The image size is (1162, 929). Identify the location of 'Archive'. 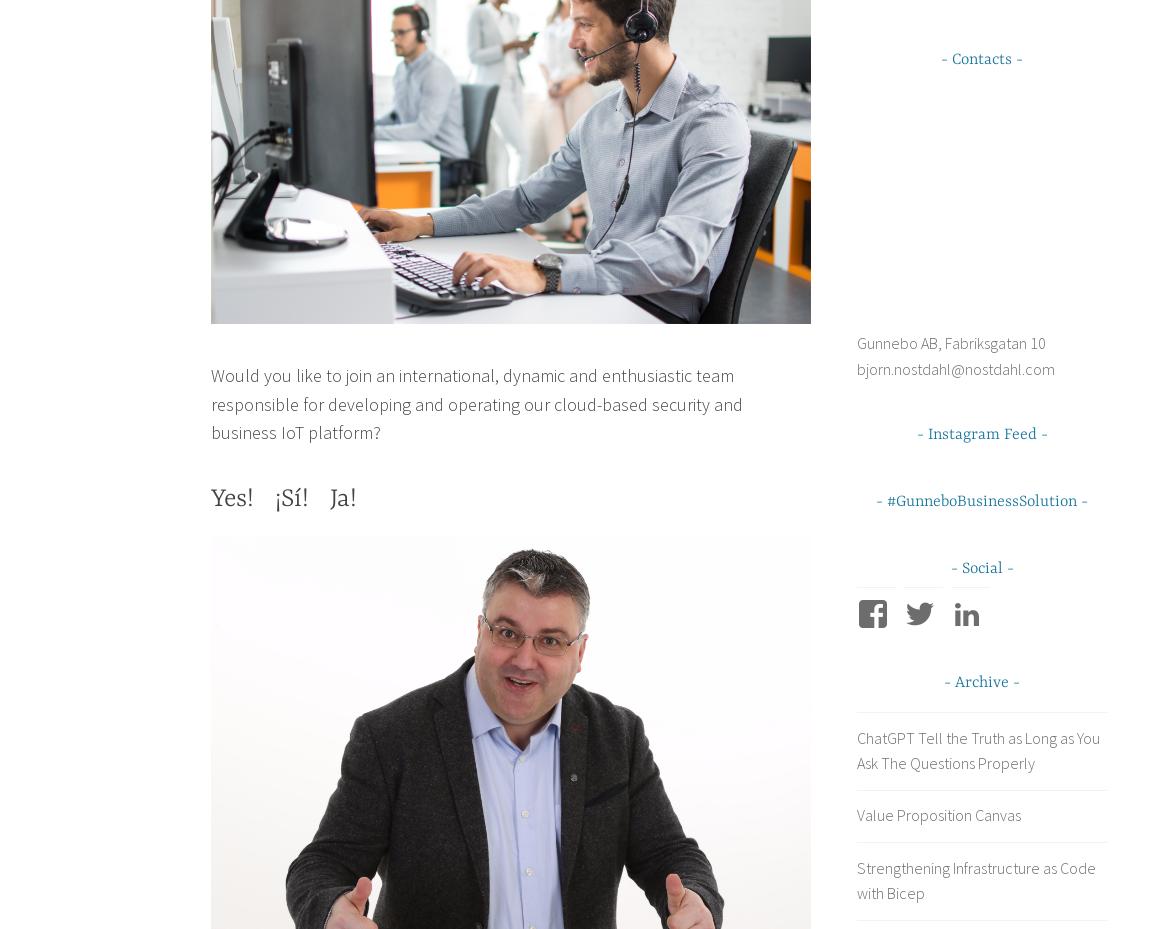
(981, 681).